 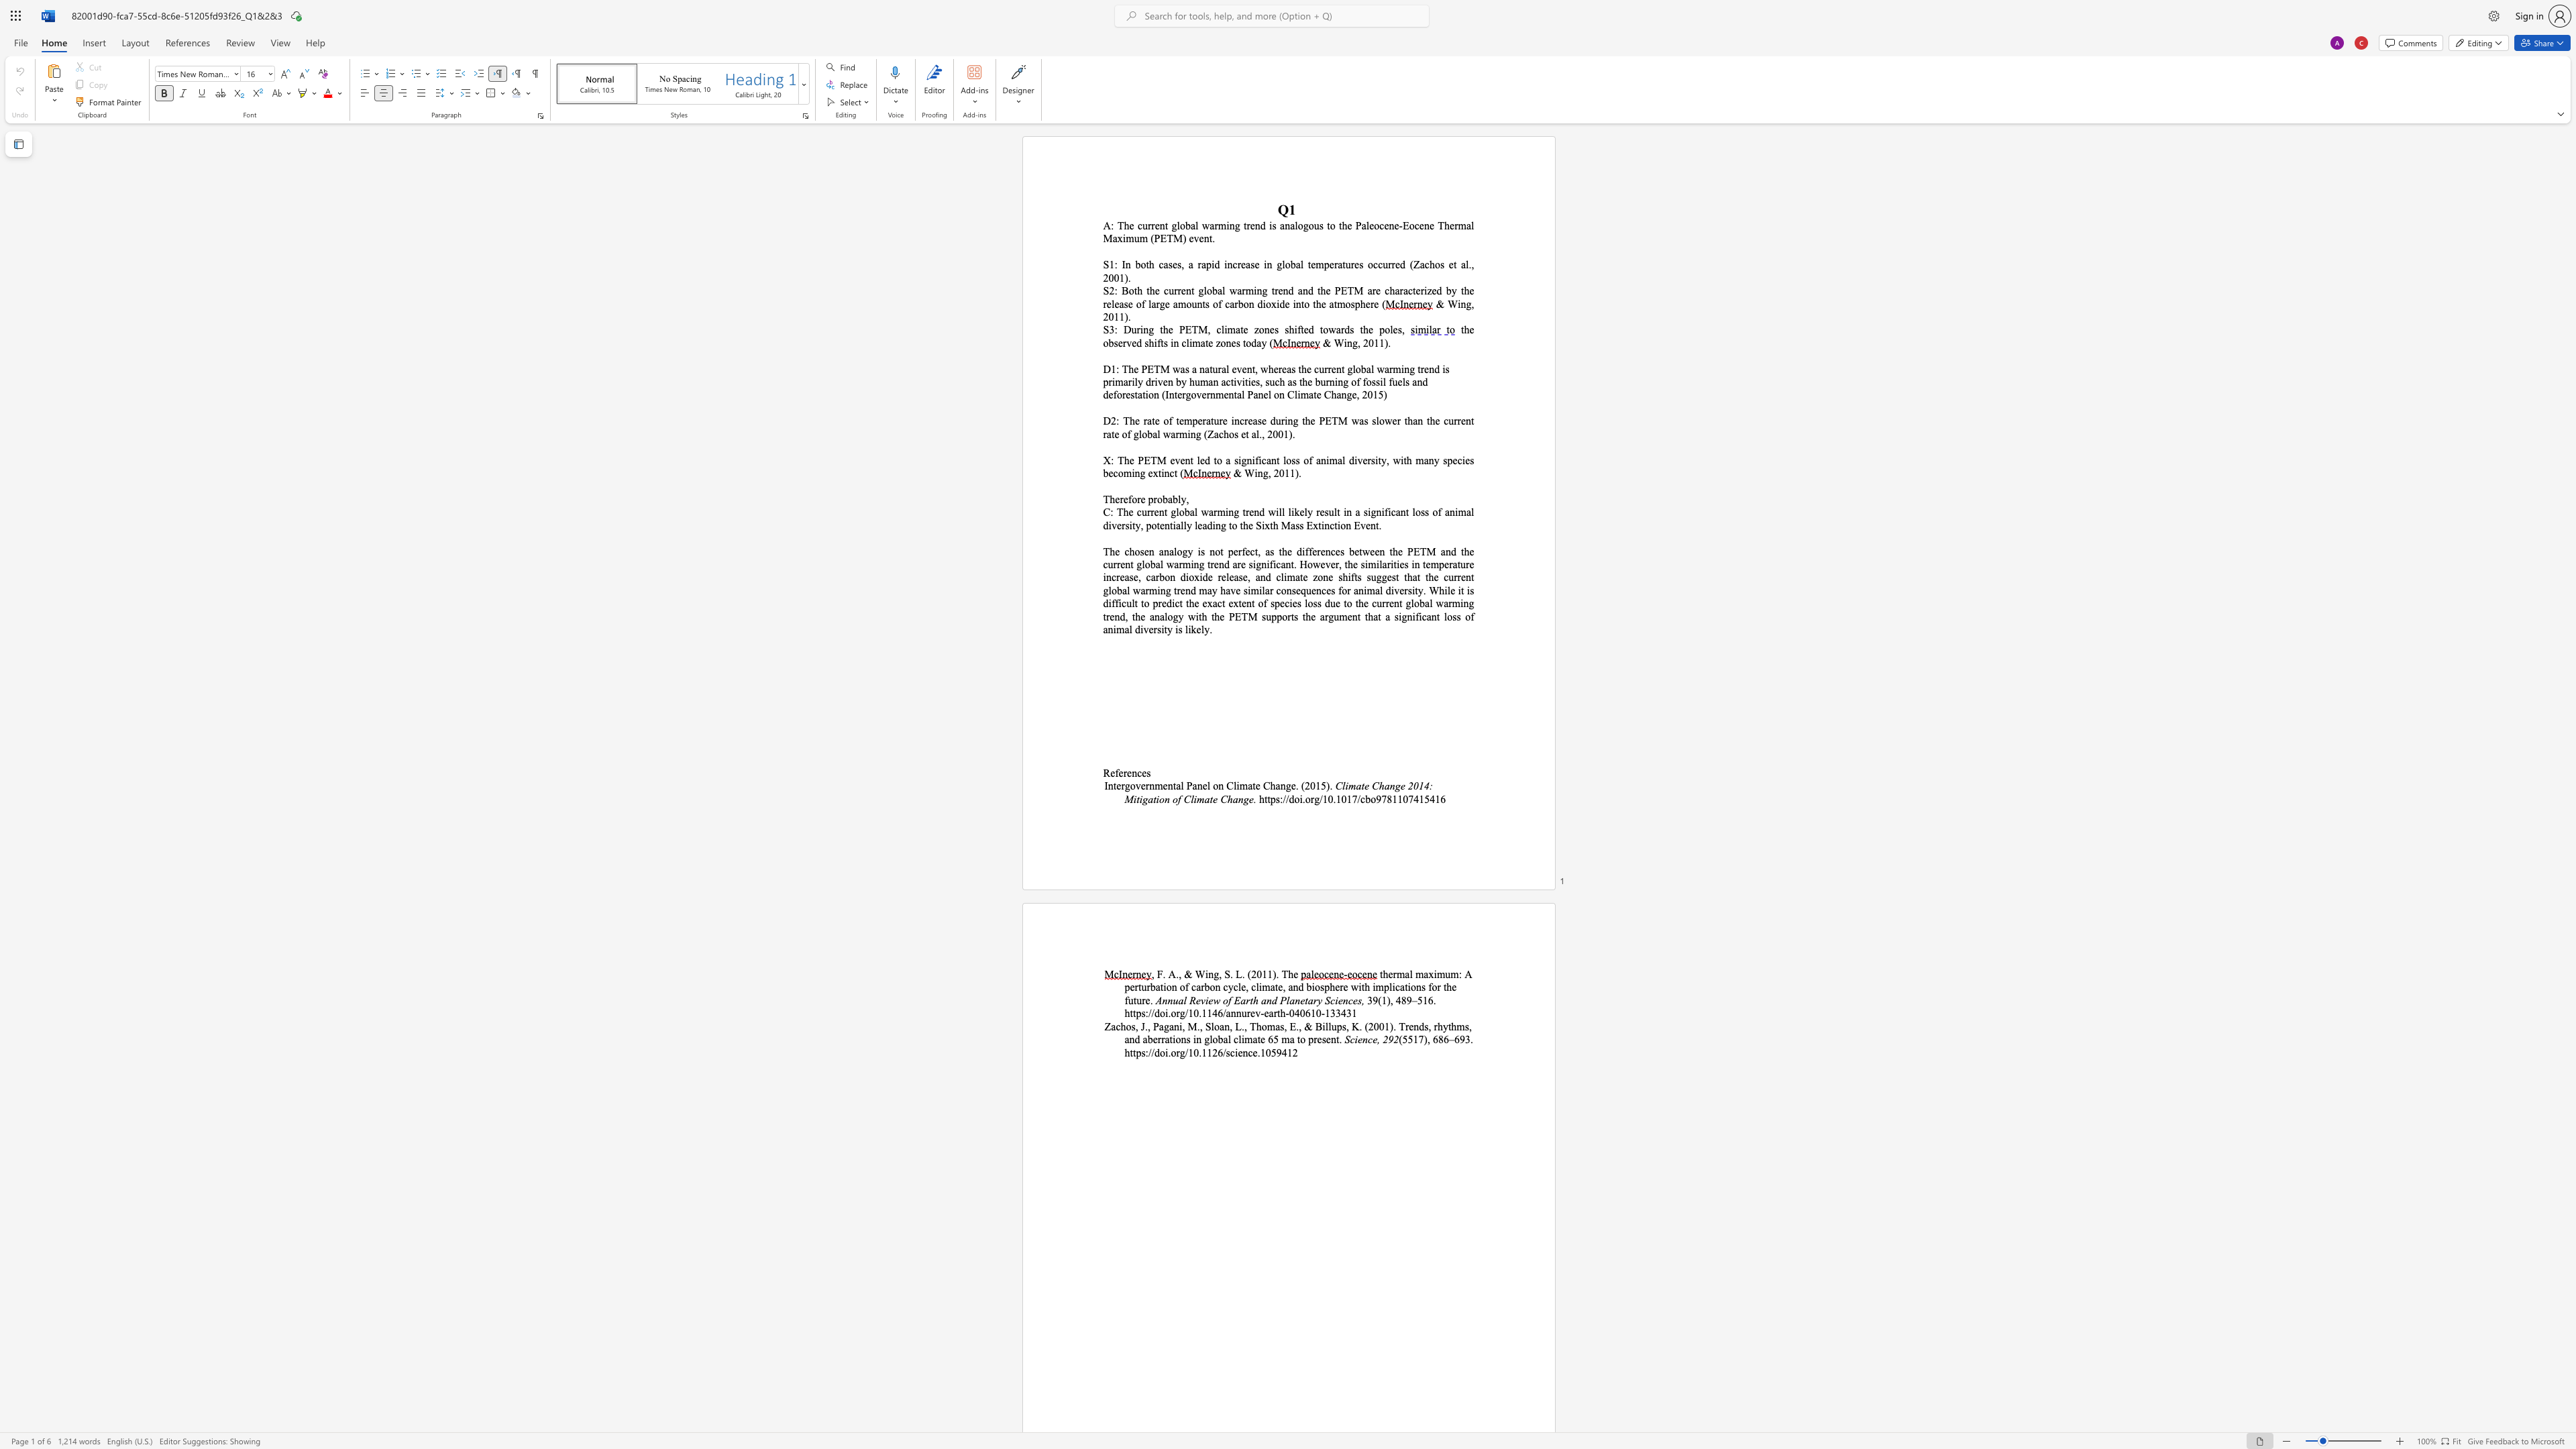 What do you see at coordinates (1173, 264) in the screenshot?
I see `the 1th character "e" in the text` at bounding box center [1173, 264].